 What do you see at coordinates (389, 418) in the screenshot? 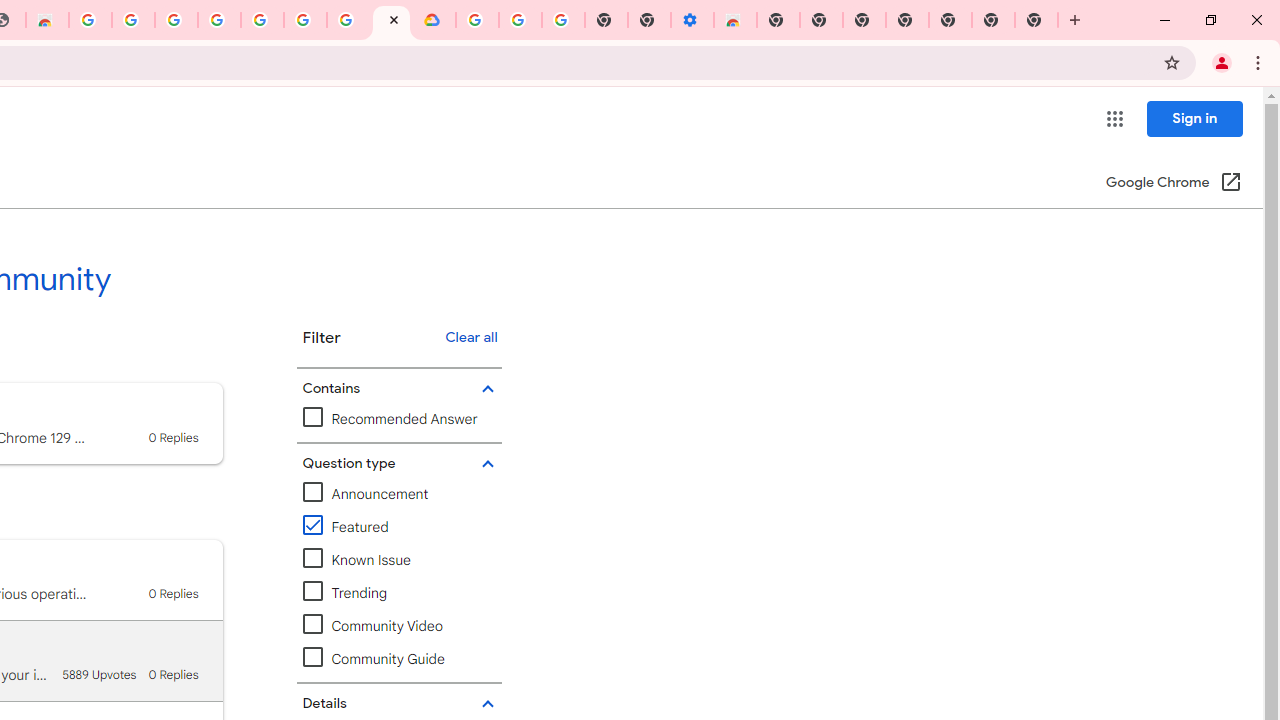
I see `'Recommended Answer'` at bounding box center [389, 418].